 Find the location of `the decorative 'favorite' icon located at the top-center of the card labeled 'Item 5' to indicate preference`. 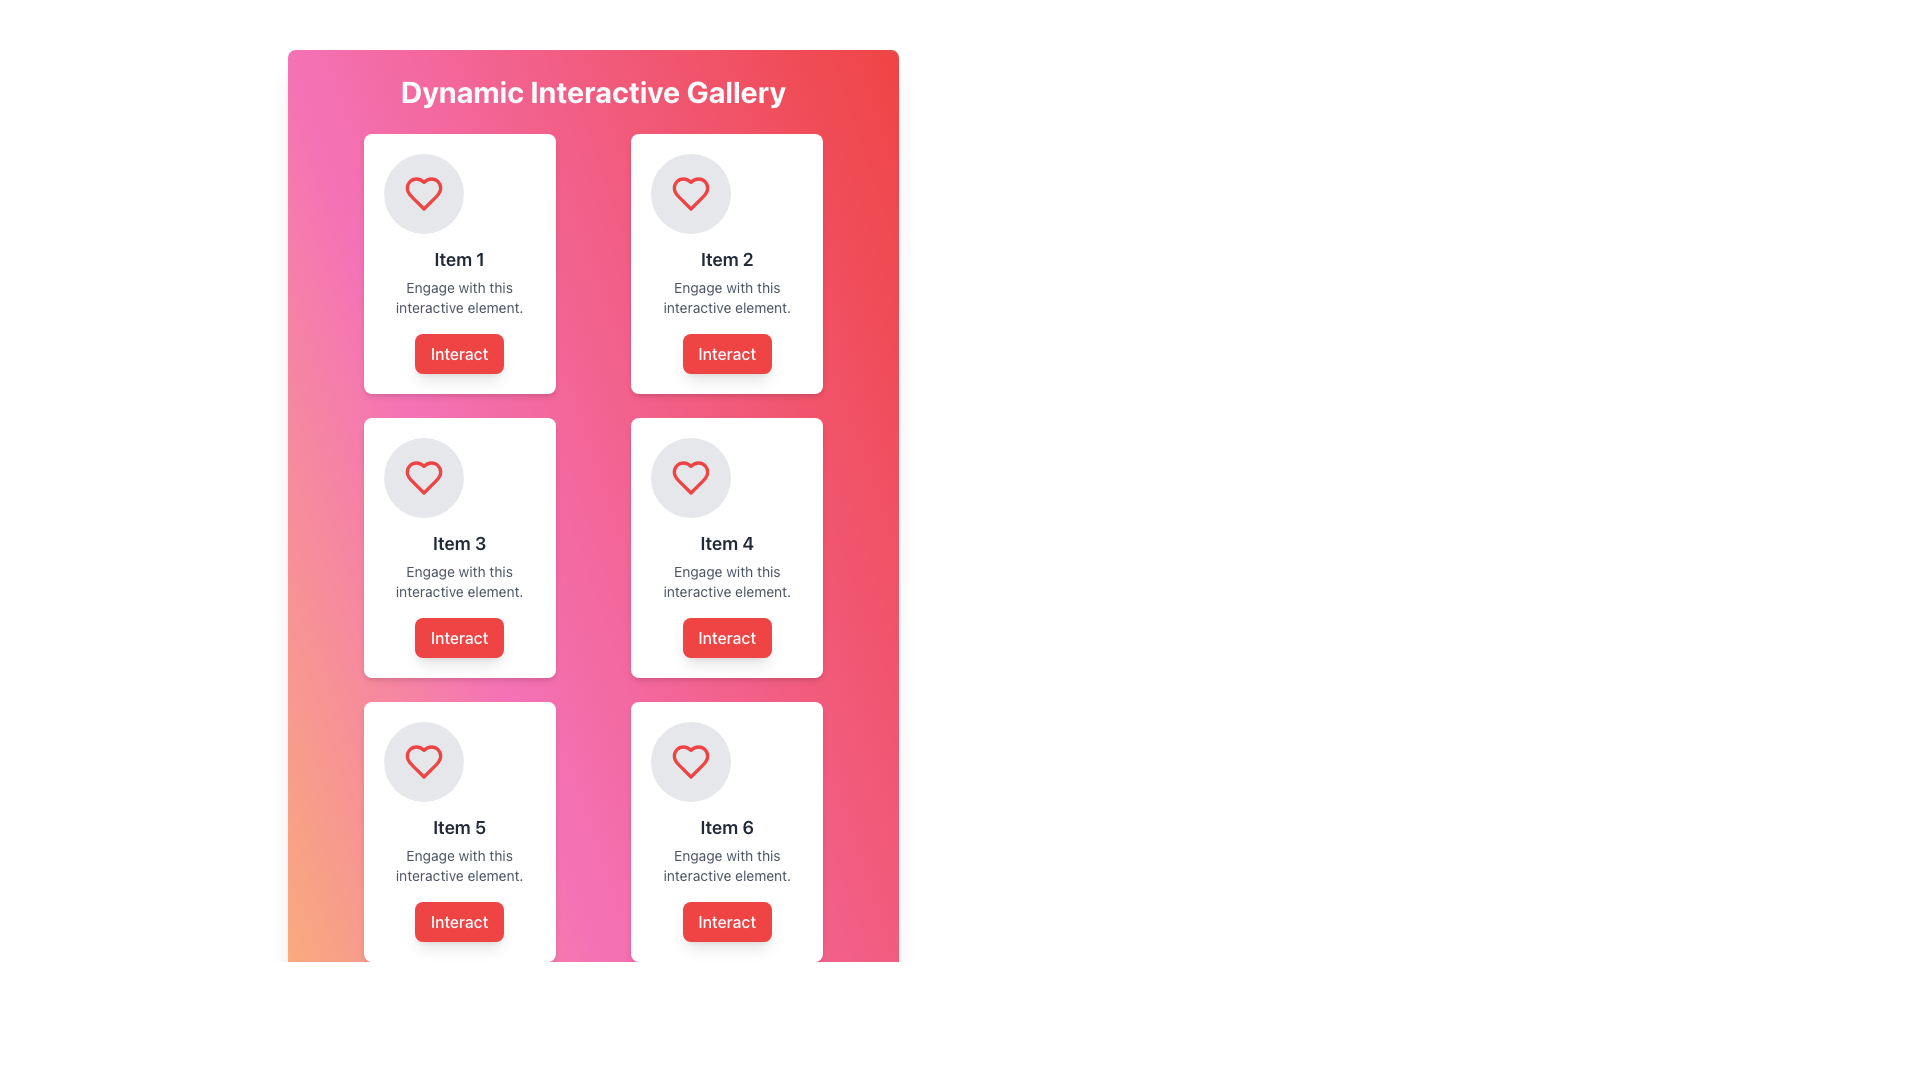

the decorative 'favorite' icon located at the top-center of the card labeled 'Item 5' to indicate preference is located at coordinates (422, 762).